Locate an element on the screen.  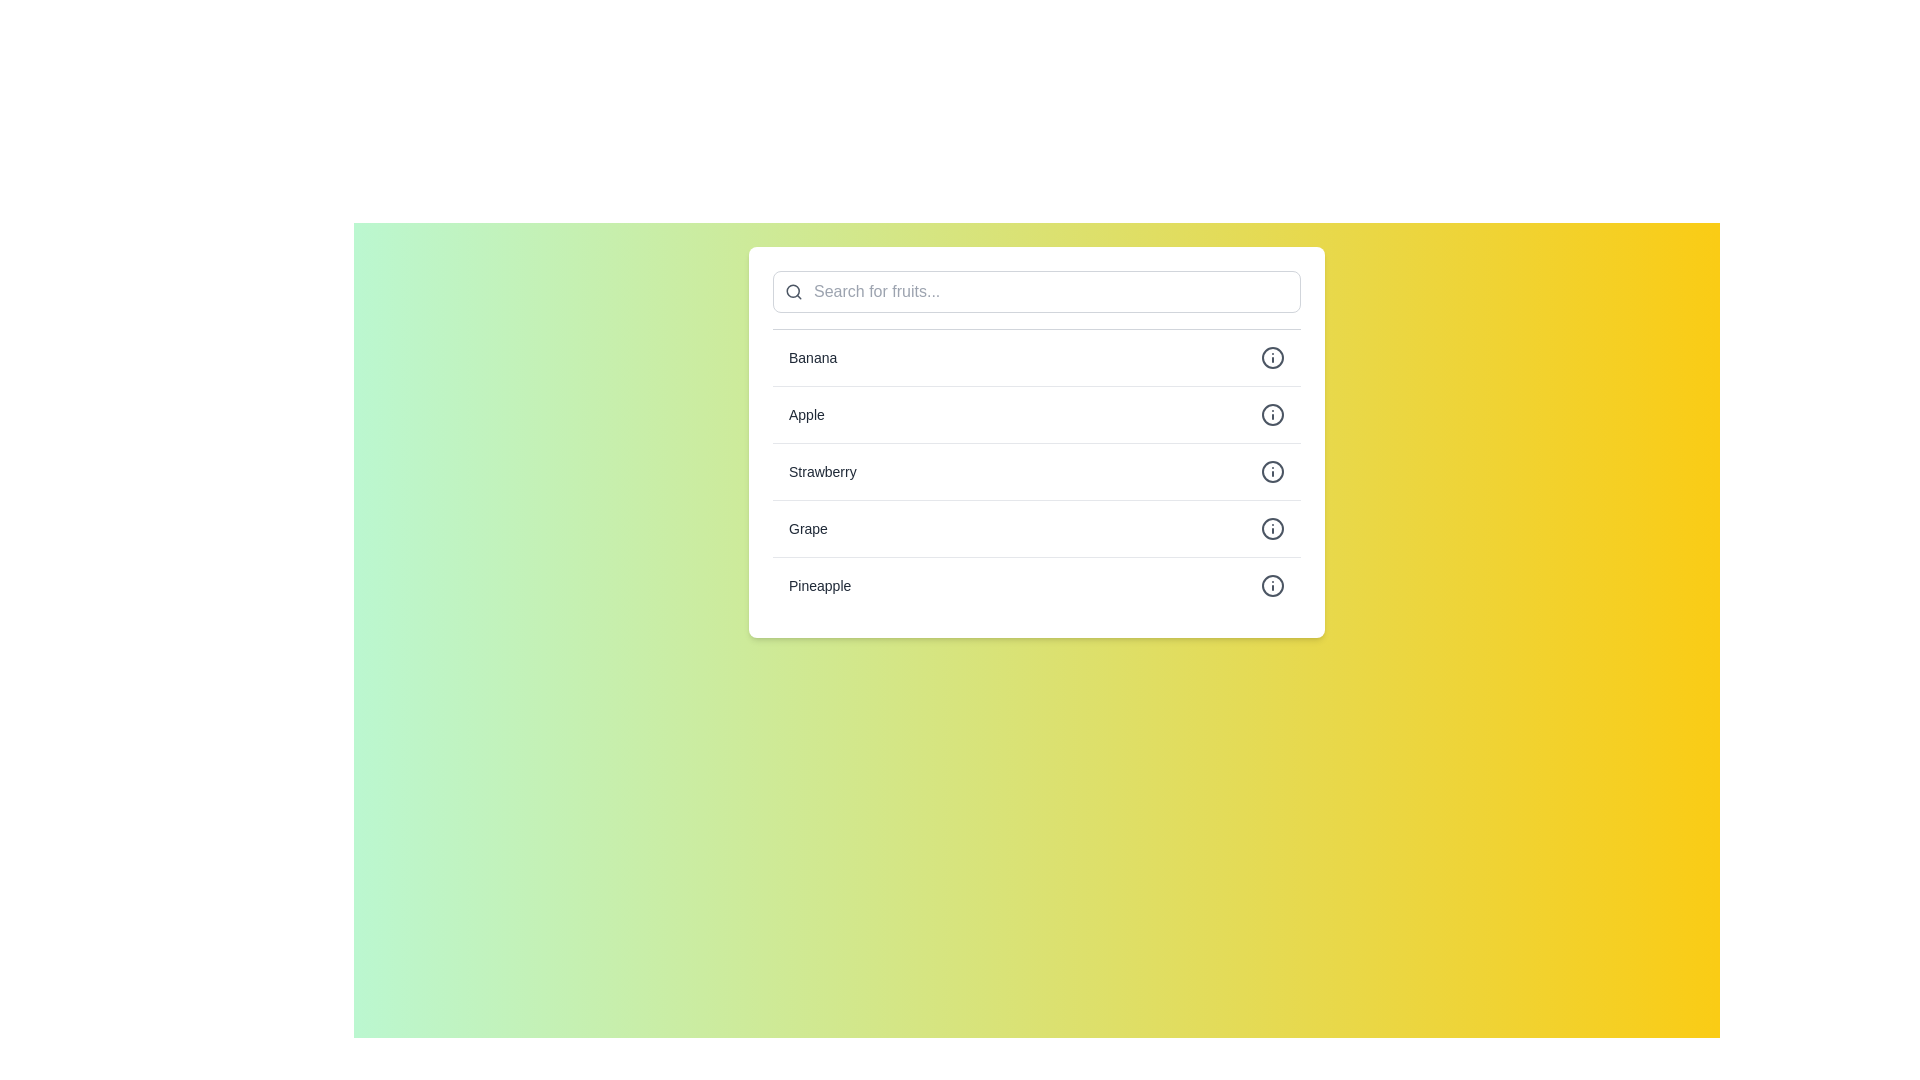
the second item in the dropdown menu labeled 'Apple' is located at coordinates (1036, 412).